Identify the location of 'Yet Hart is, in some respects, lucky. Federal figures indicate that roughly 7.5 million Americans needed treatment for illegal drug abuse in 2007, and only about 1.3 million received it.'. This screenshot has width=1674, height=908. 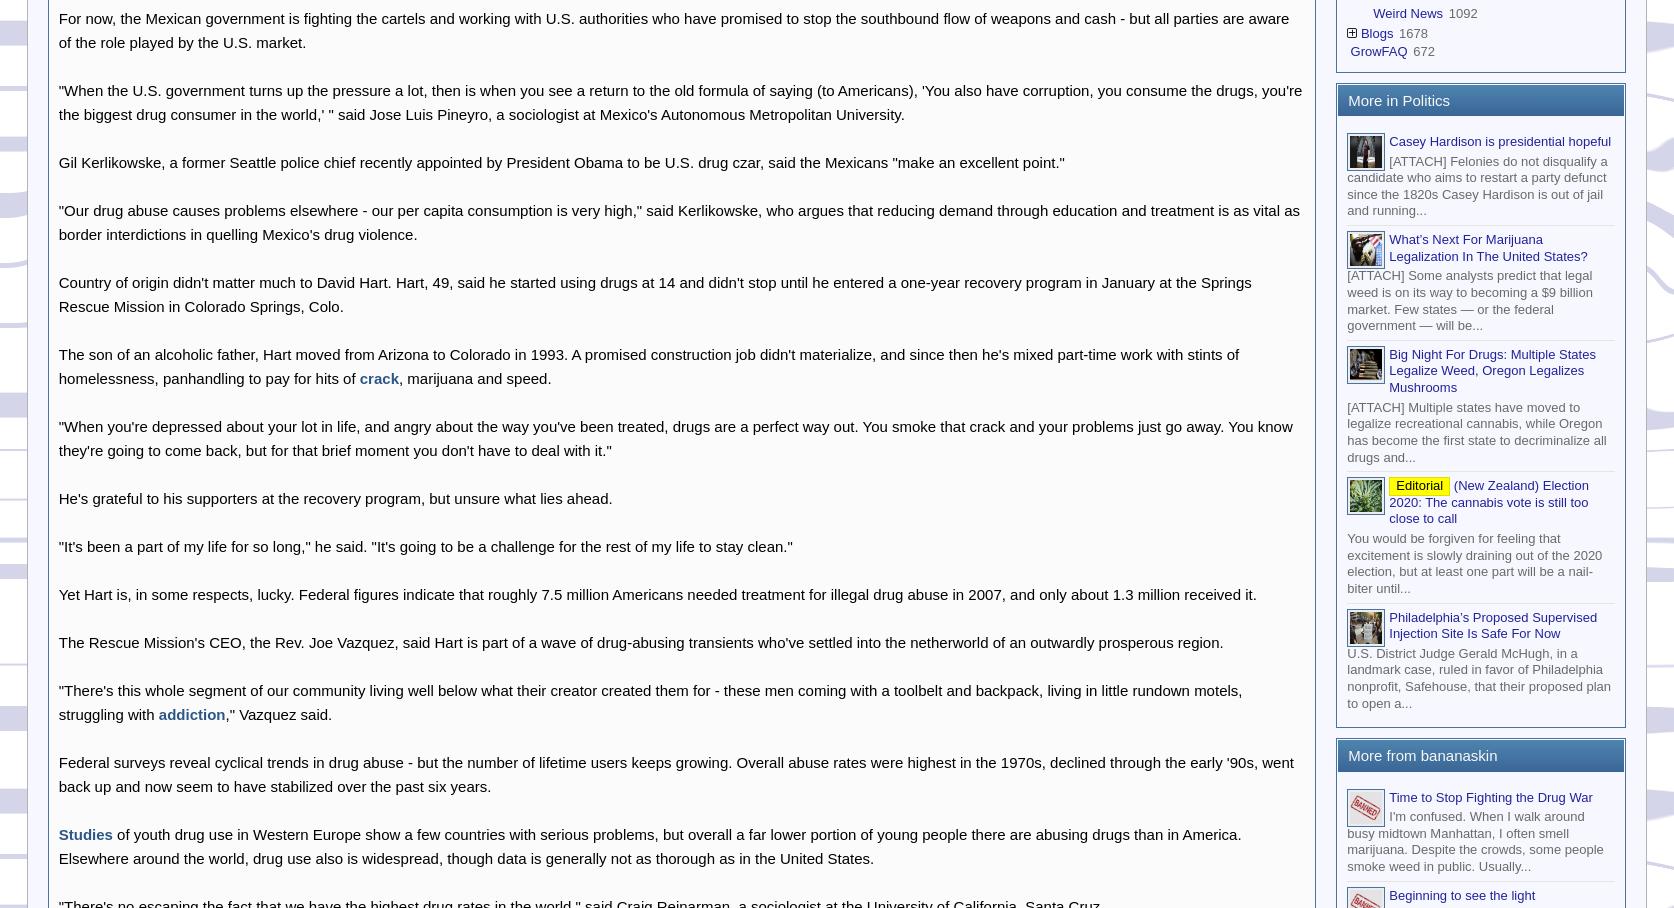
(657, 593).